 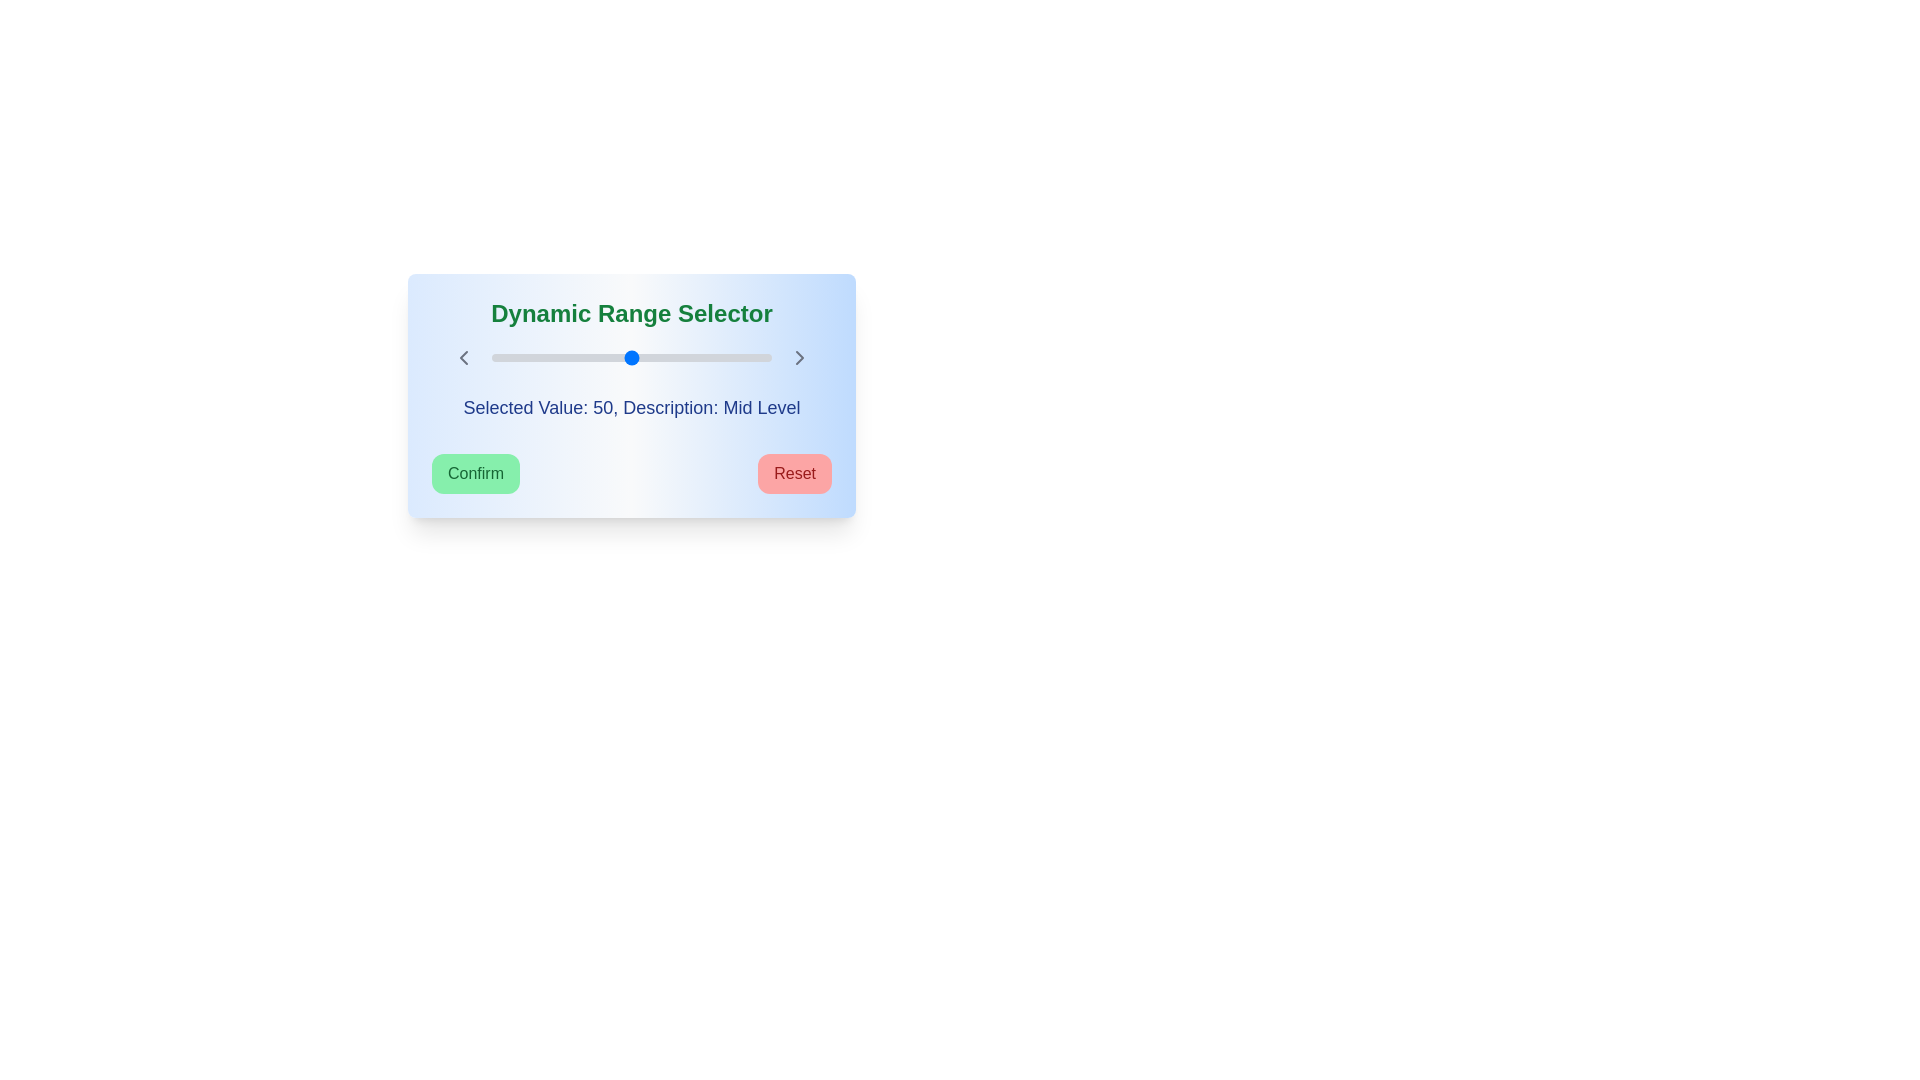 I want to click on the slider, so click(x=508, y=357).